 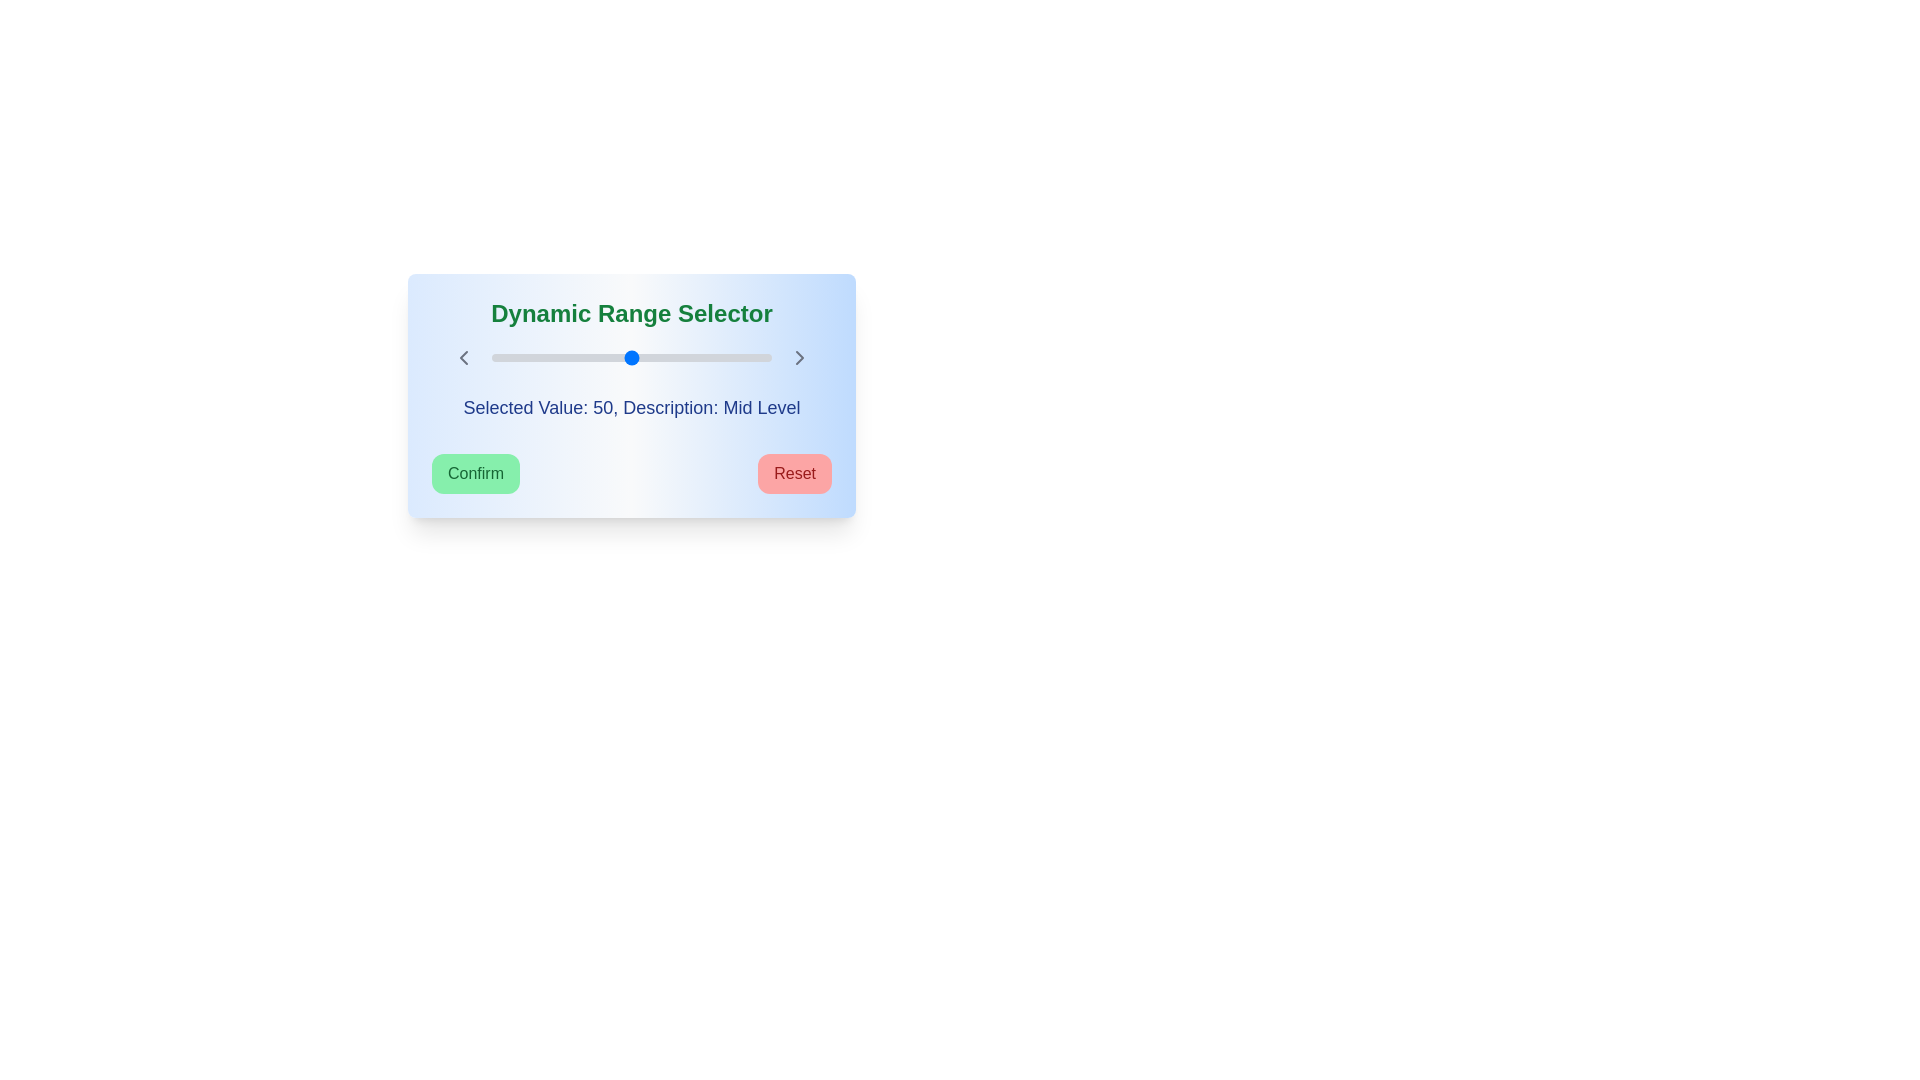 I want to click on the slider, so click(x=508, y=357).